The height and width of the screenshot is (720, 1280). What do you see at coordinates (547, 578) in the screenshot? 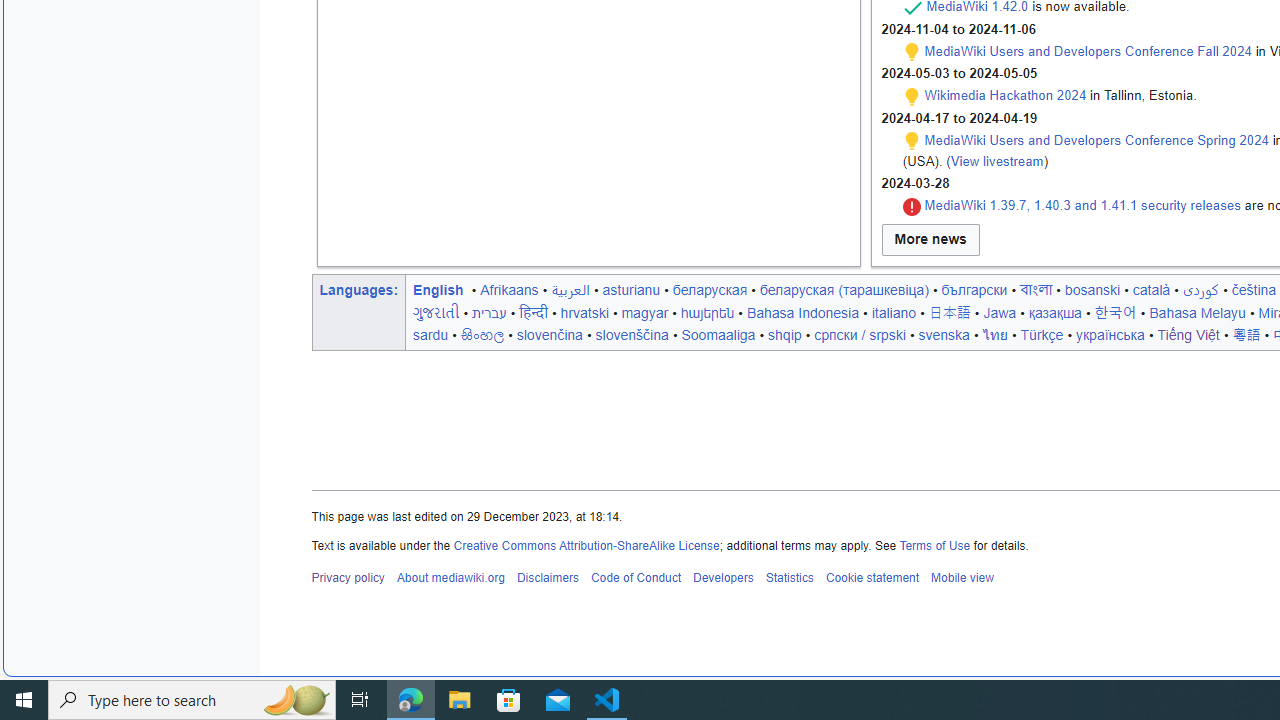
I see `'Disclaimers'` at bounding box center [547, 578].